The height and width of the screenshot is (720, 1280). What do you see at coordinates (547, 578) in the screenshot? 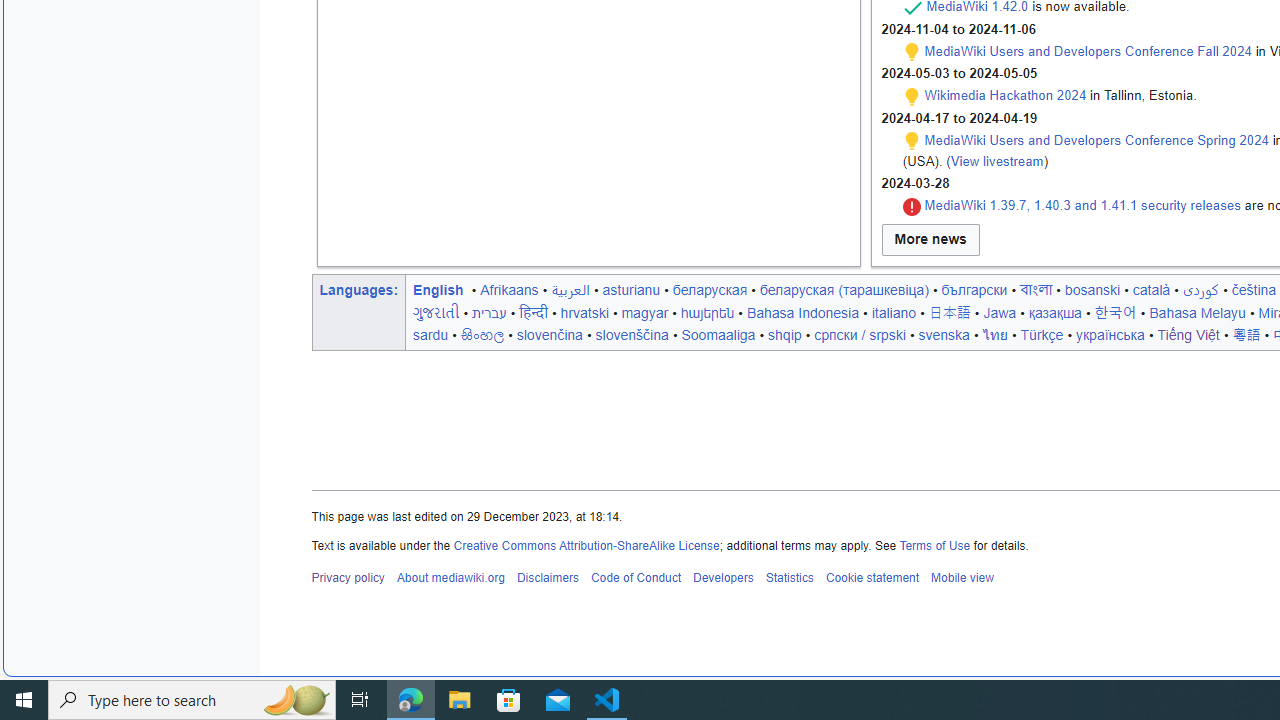
I see `'Disclaimers'` at bounding box center [547, 578].